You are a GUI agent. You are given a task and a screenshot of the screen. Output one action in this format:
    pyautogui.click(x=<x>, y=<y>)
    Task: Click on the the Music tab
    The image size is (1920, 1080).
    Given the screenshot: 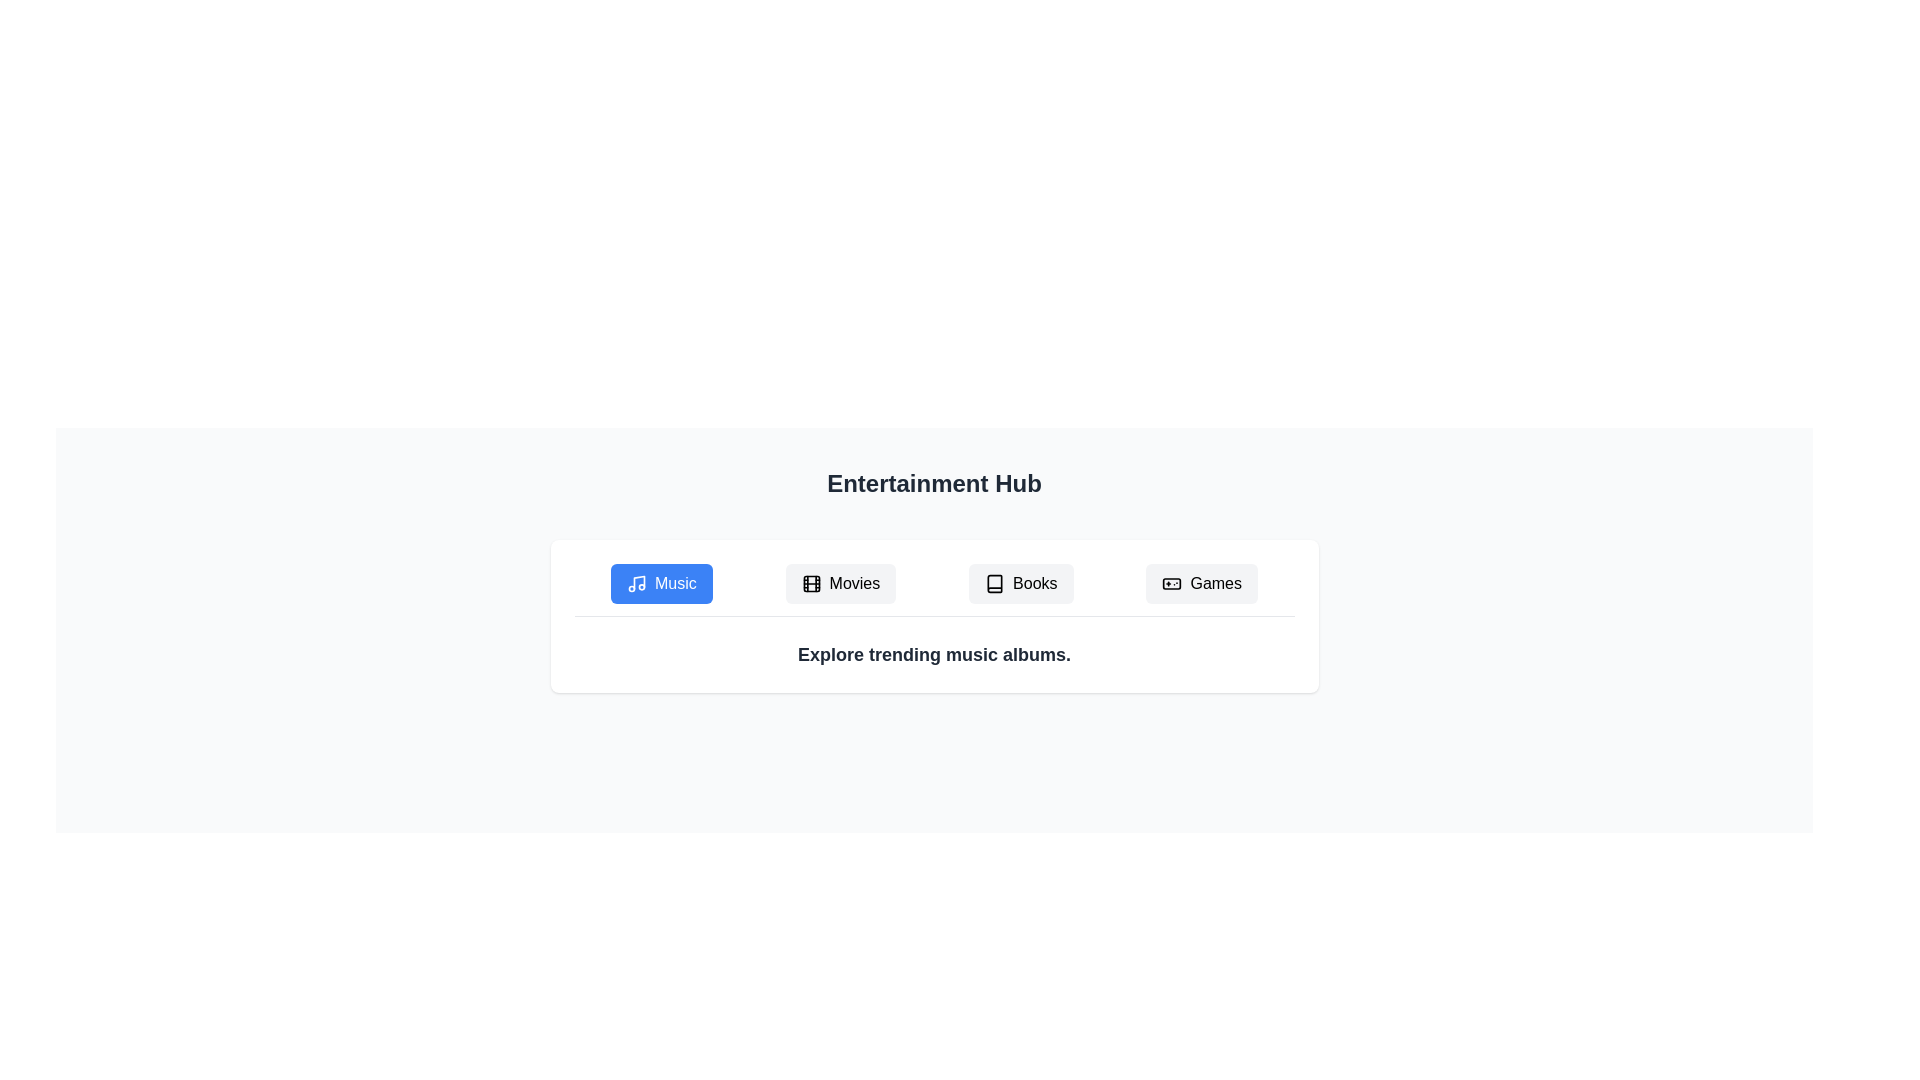 What is the action you would take?
    pyautogui.click(x=661, y=583)
    